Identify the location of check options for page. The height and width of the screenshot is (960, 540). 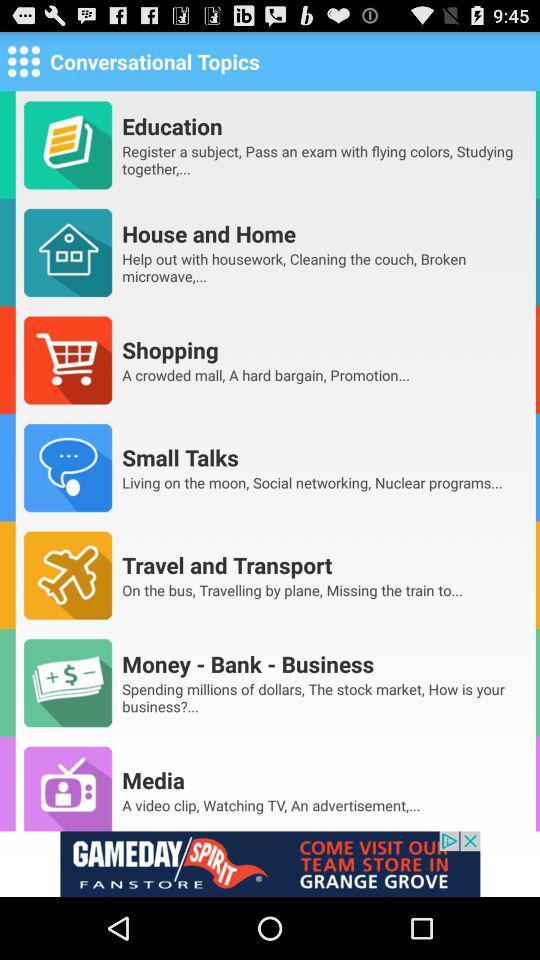
(22, 59).